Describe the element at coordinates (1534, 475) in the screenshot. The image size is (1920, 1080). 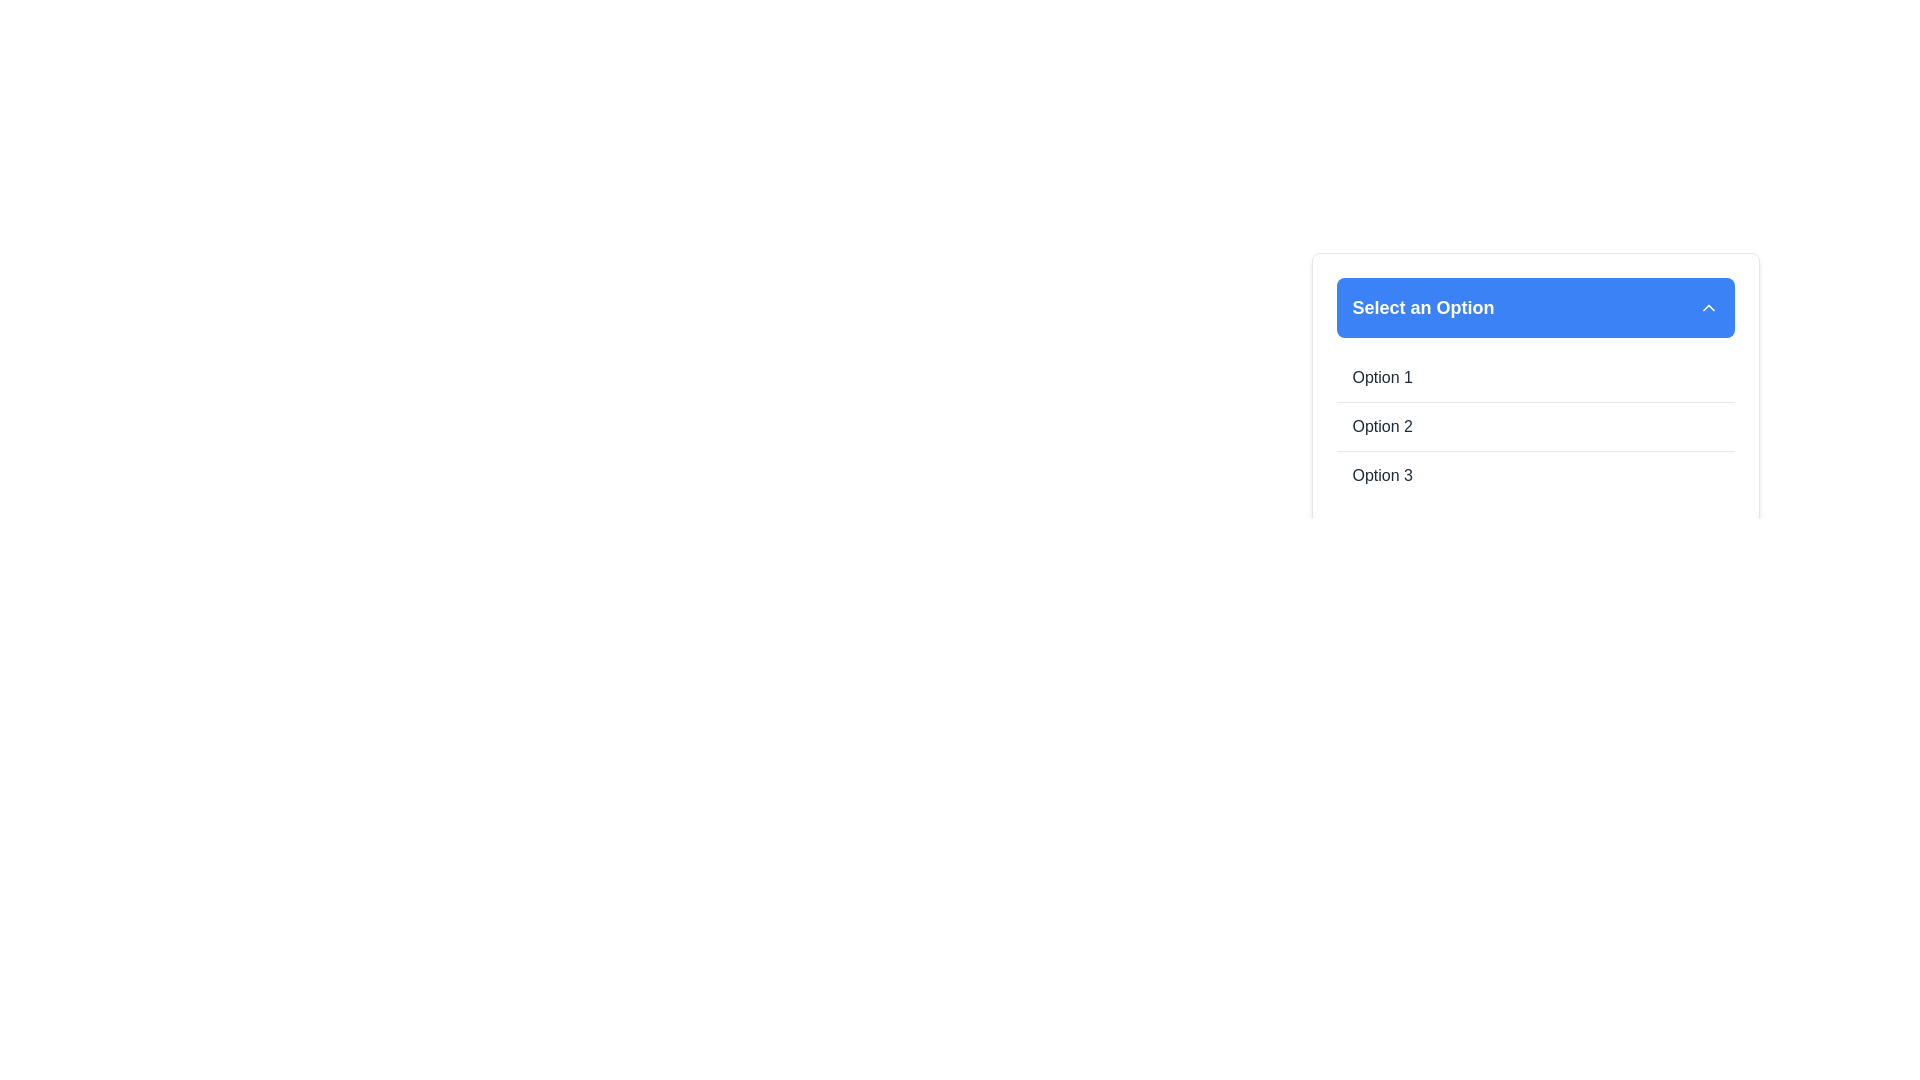
I see `the Interactive list item labeled 'Option 3'` at that location.